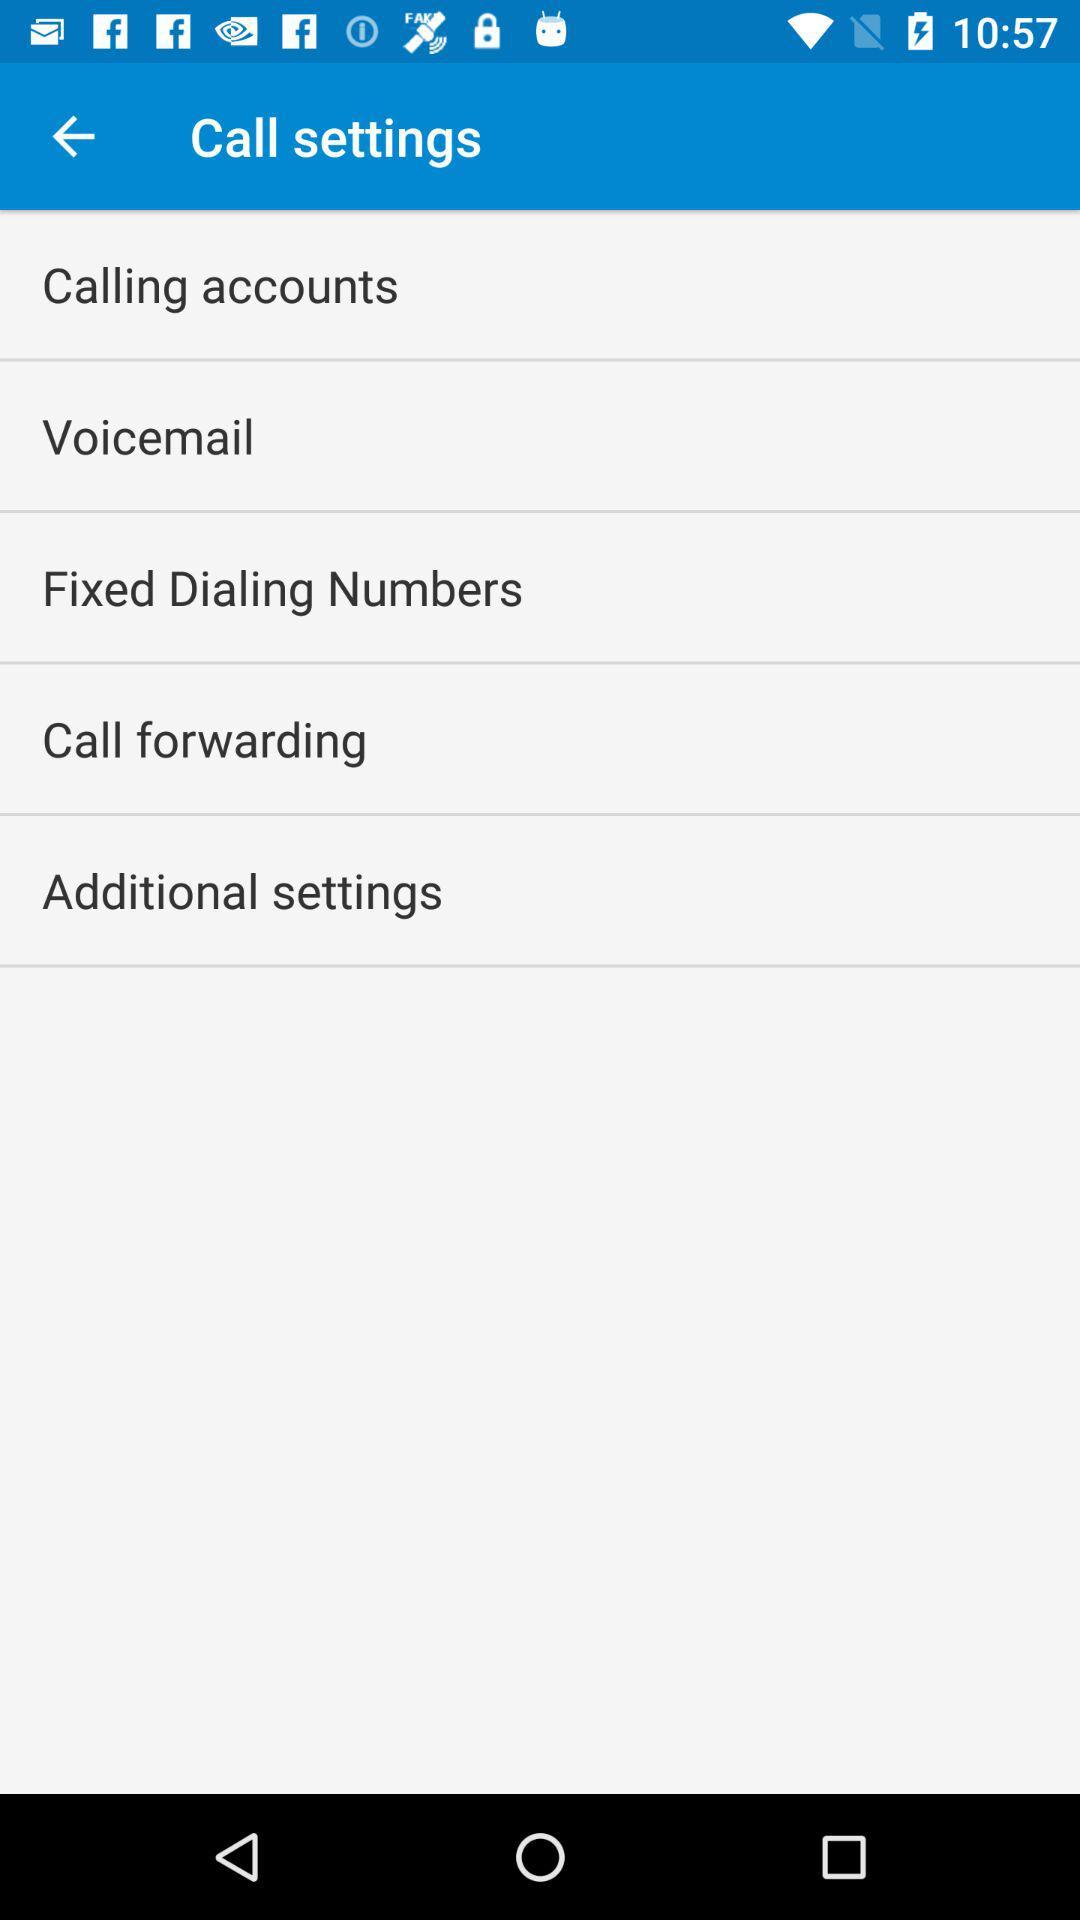 The height and width of the screenshot is (1920, 1080). I want to click on the item above the additional settings item, so click(204, 737).